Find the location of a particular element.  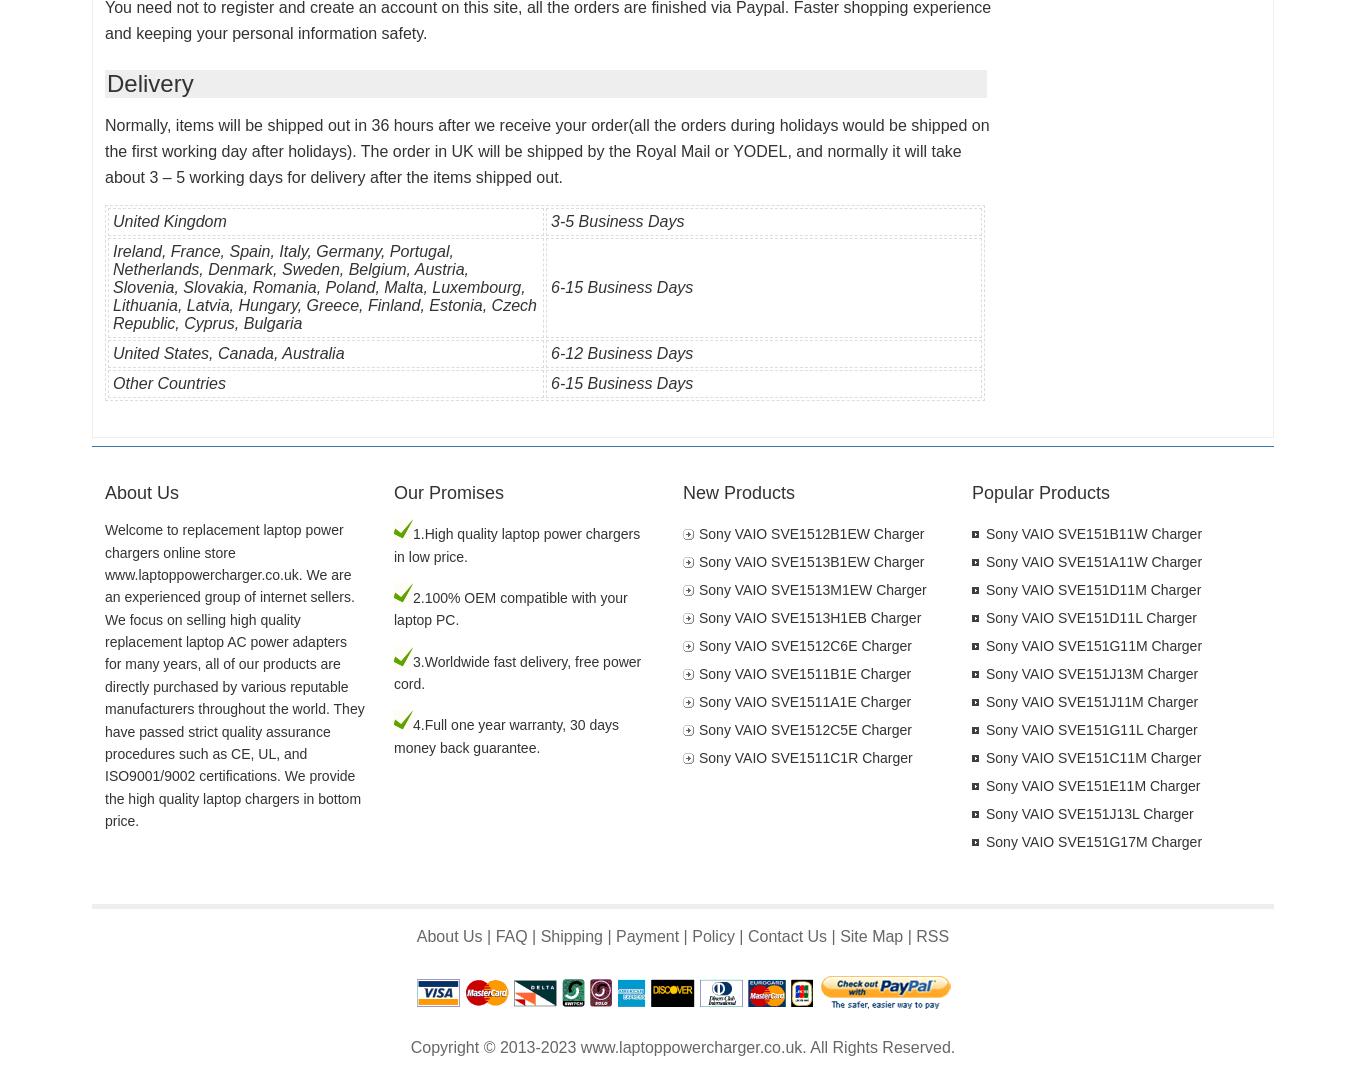

'Sony VAIO SVE1512B1EW Charger' is located at coordinates (810, 533).